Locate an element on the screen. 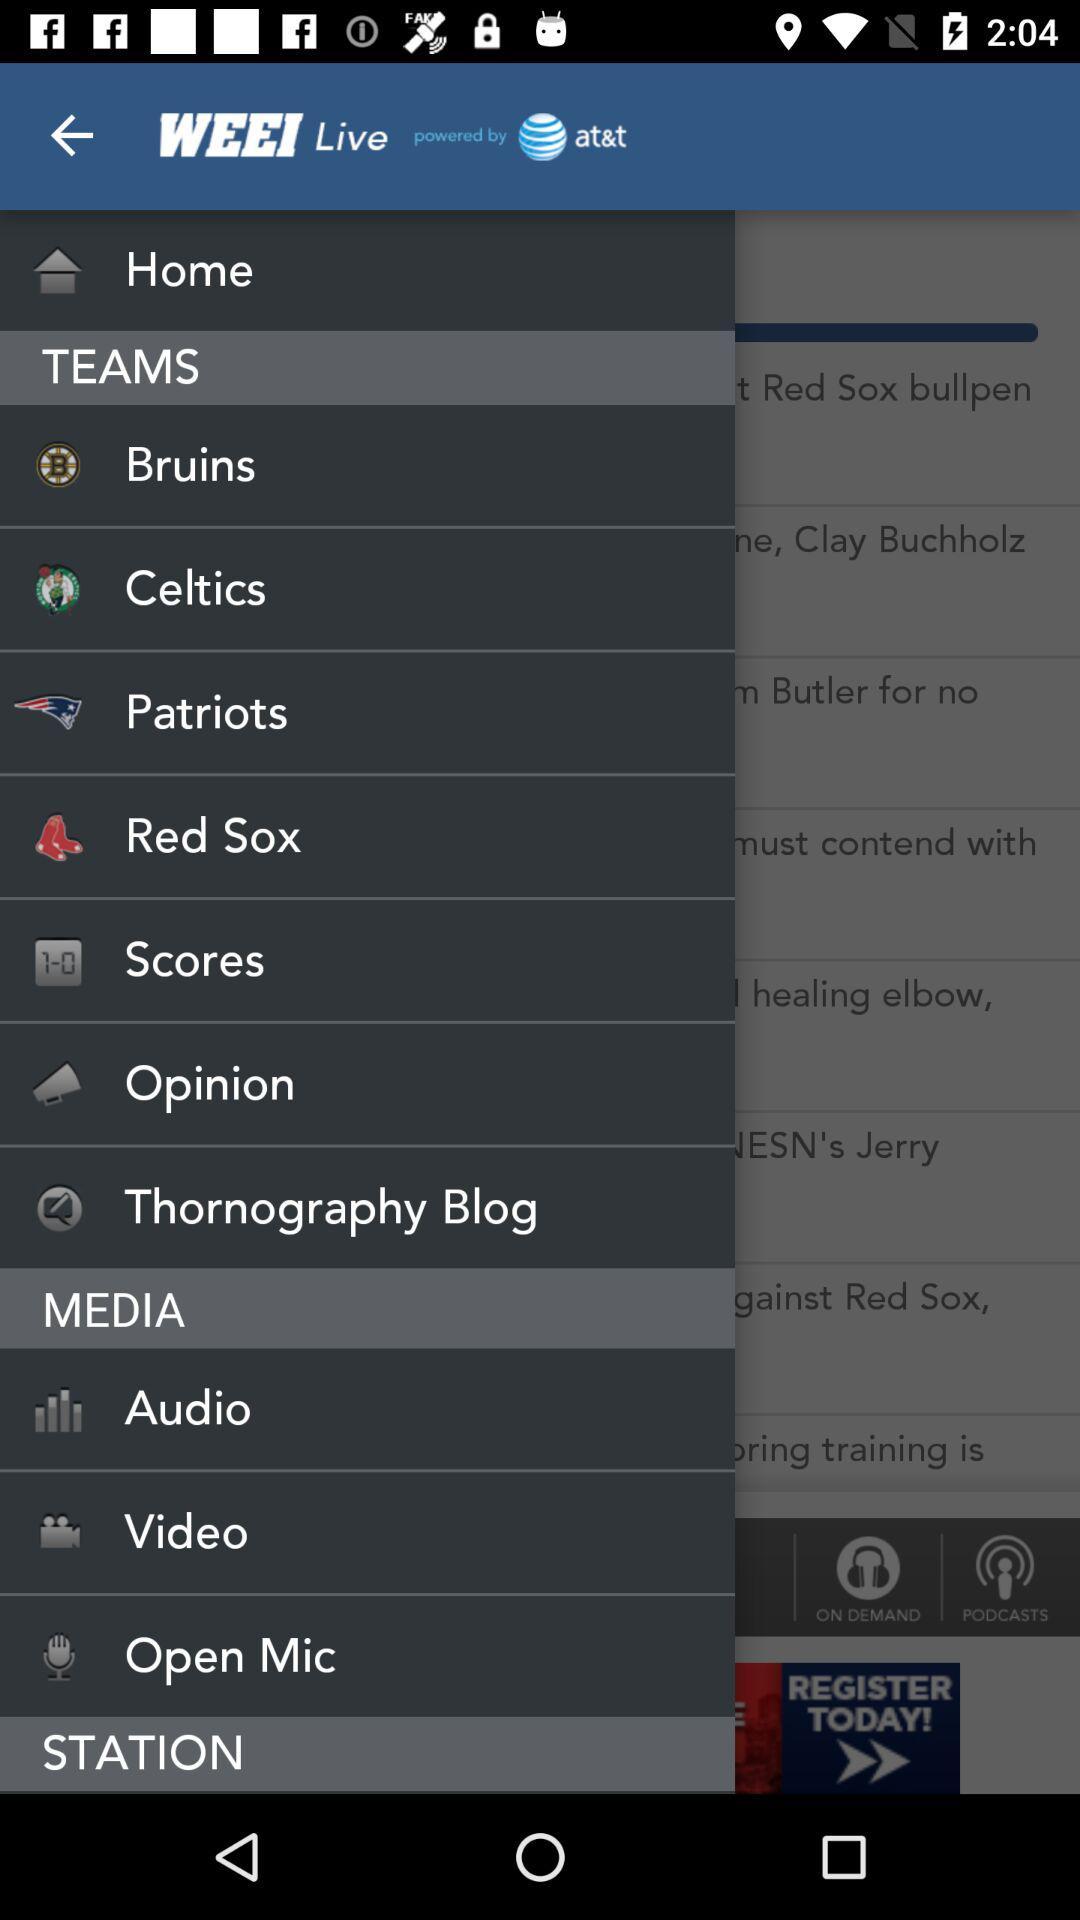  the lock icon is located at coordinates (866, 1576).